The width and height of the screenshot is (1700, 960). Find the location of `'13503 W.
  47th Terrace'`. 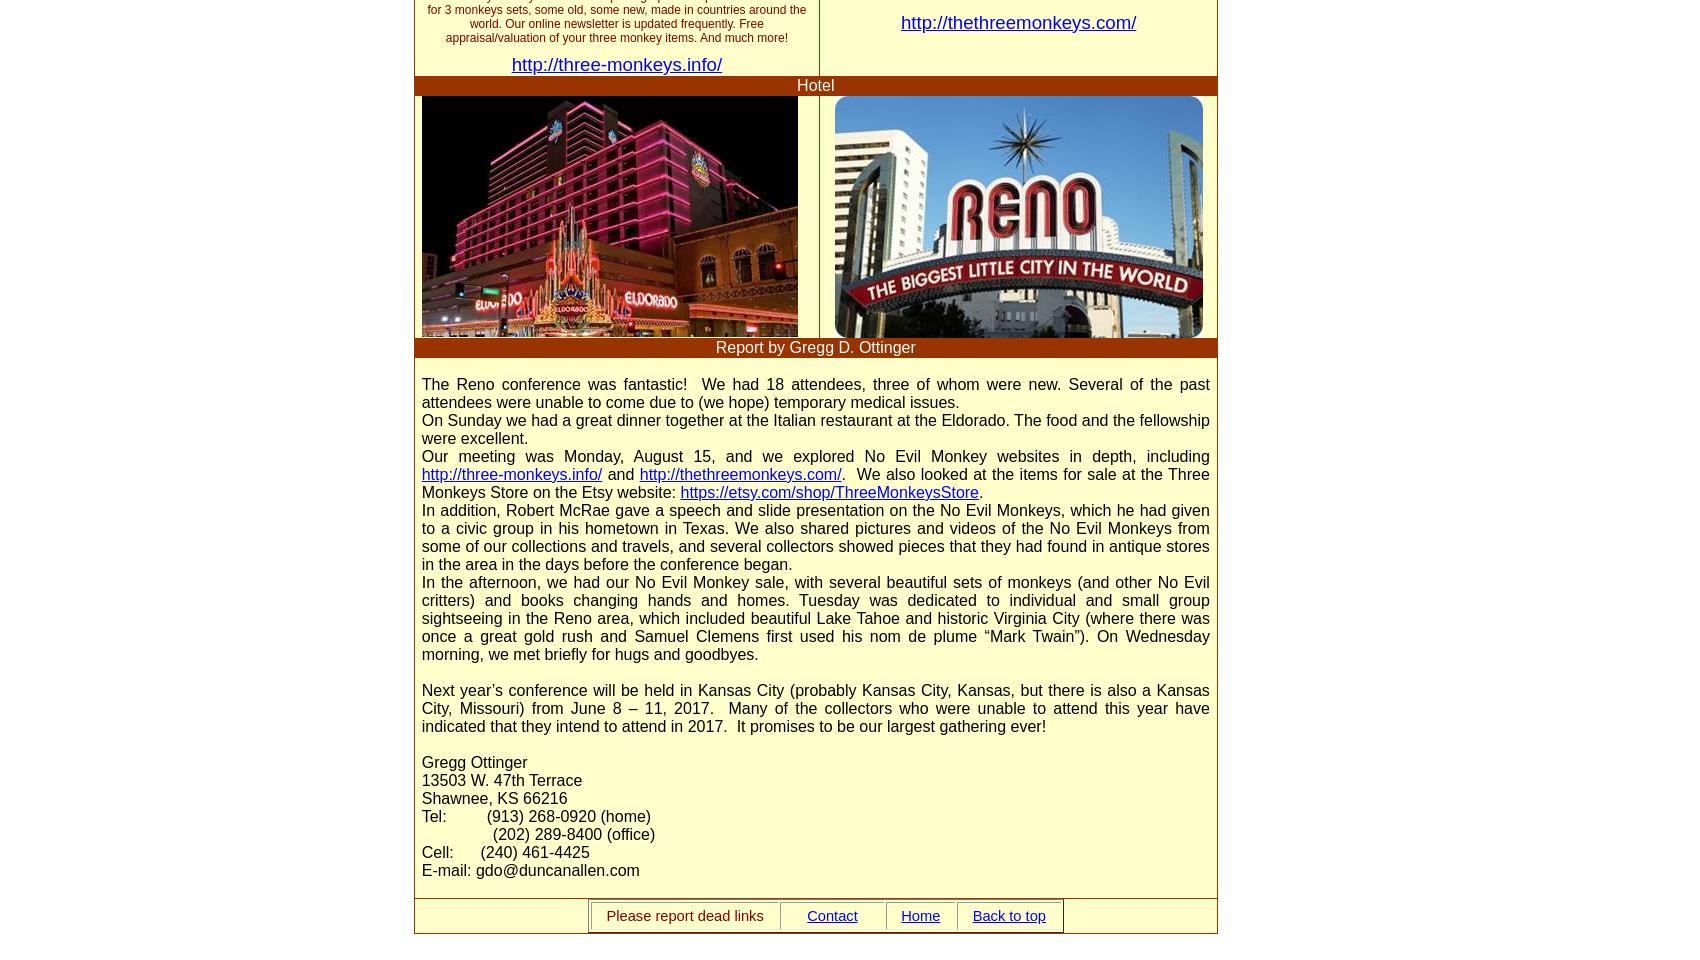

'13503 W.
  47th Terrace' is located at coordinates (501, 779).